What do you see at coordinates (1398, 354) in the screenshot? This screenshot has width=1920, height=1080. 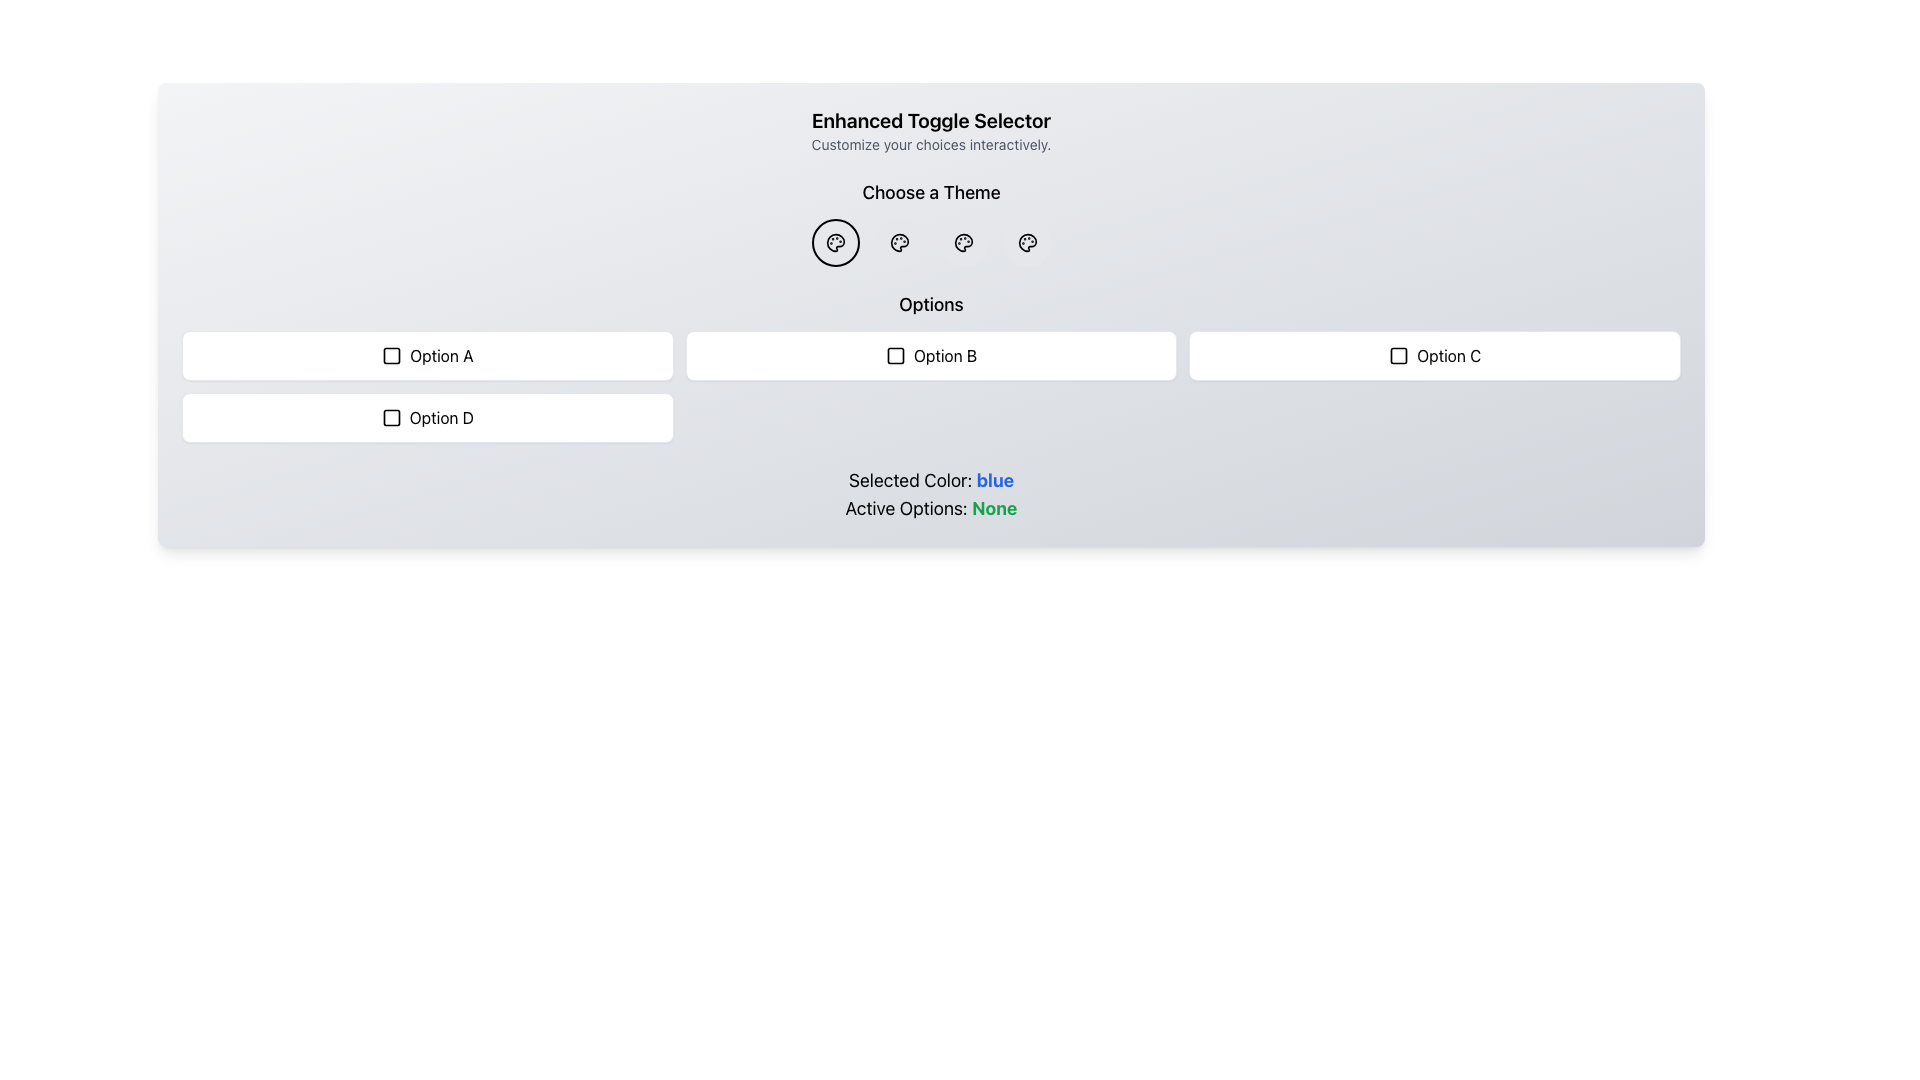 I see `the square checkbox icon located to the left of the text label 'Option C'` at bounding box center [1398, 354].